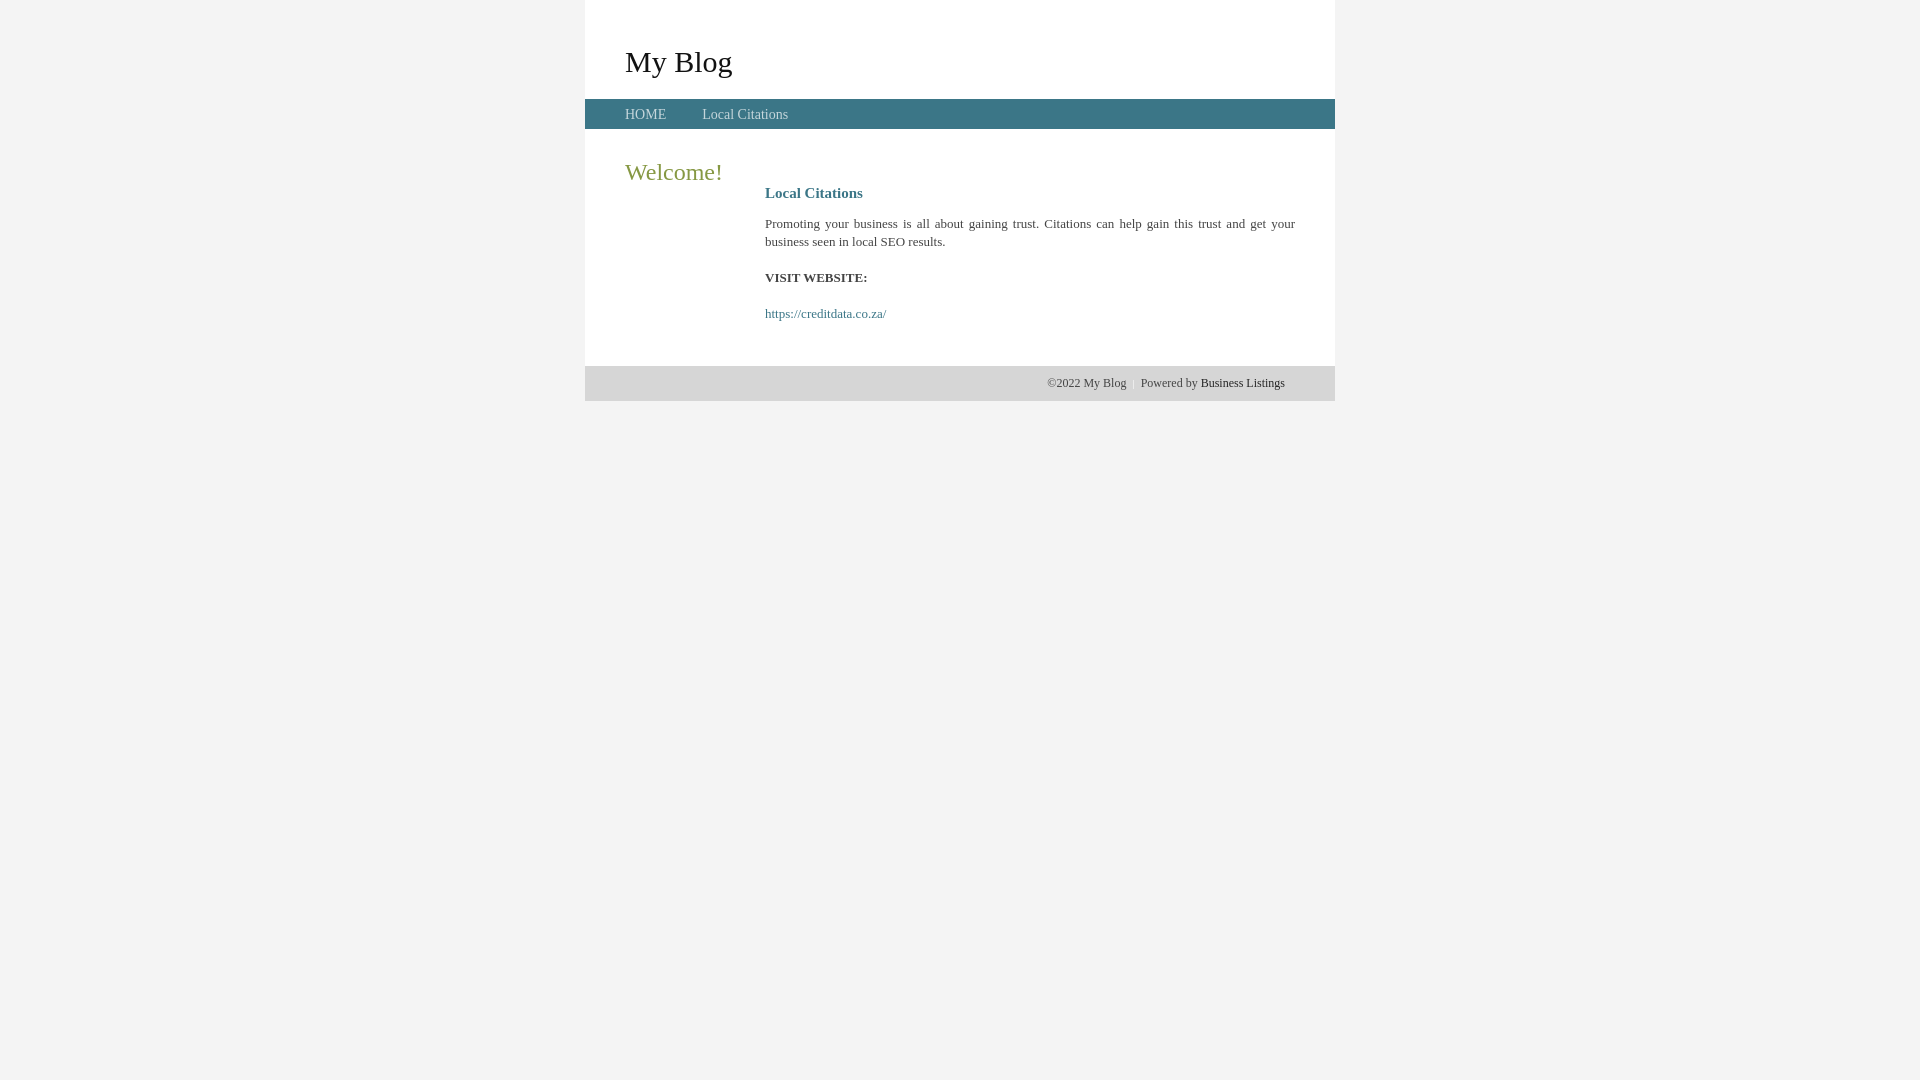  Describe the element at coordinates (825, 313) in the screenshot. I see `'https://creditdata.co.za/'` at that location.